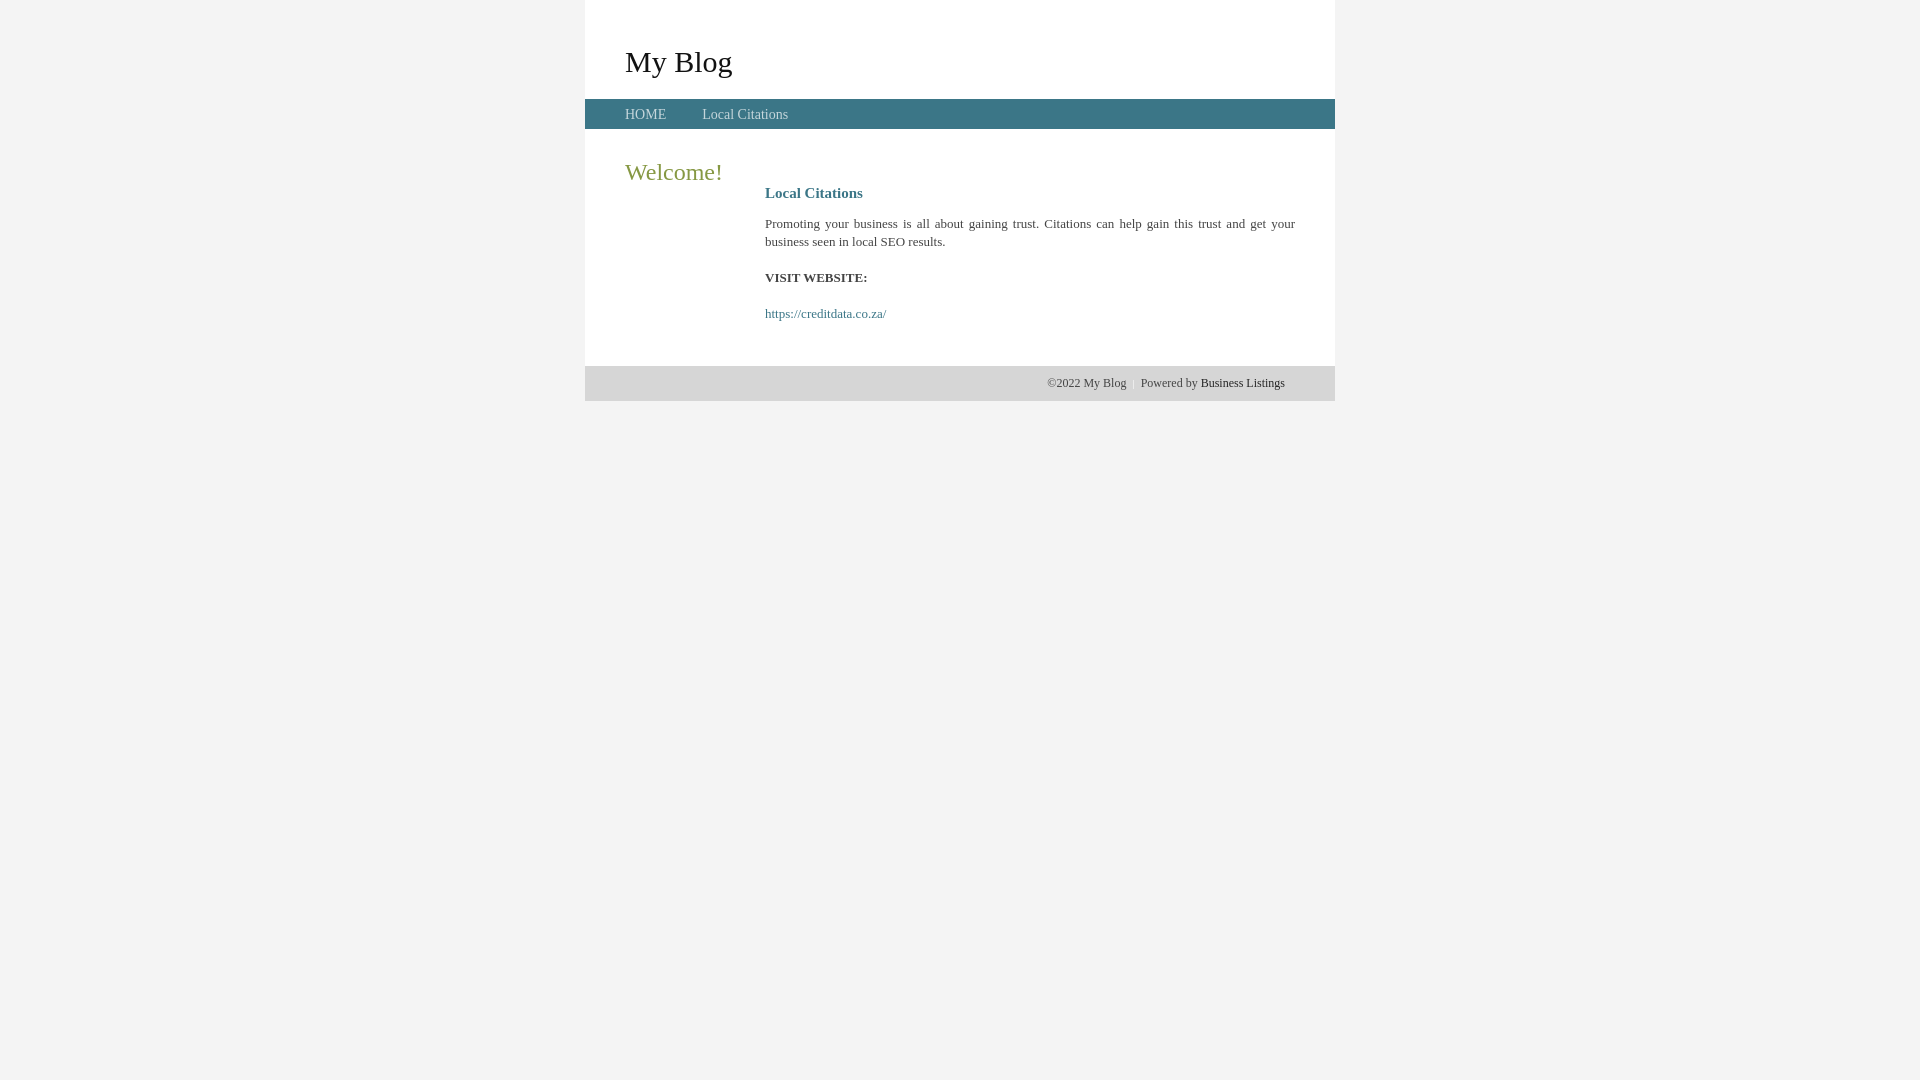  Describe the element at coordinates (825, 313) in the screenshot. I see `'https://creditdata.co.za/'` at that location.